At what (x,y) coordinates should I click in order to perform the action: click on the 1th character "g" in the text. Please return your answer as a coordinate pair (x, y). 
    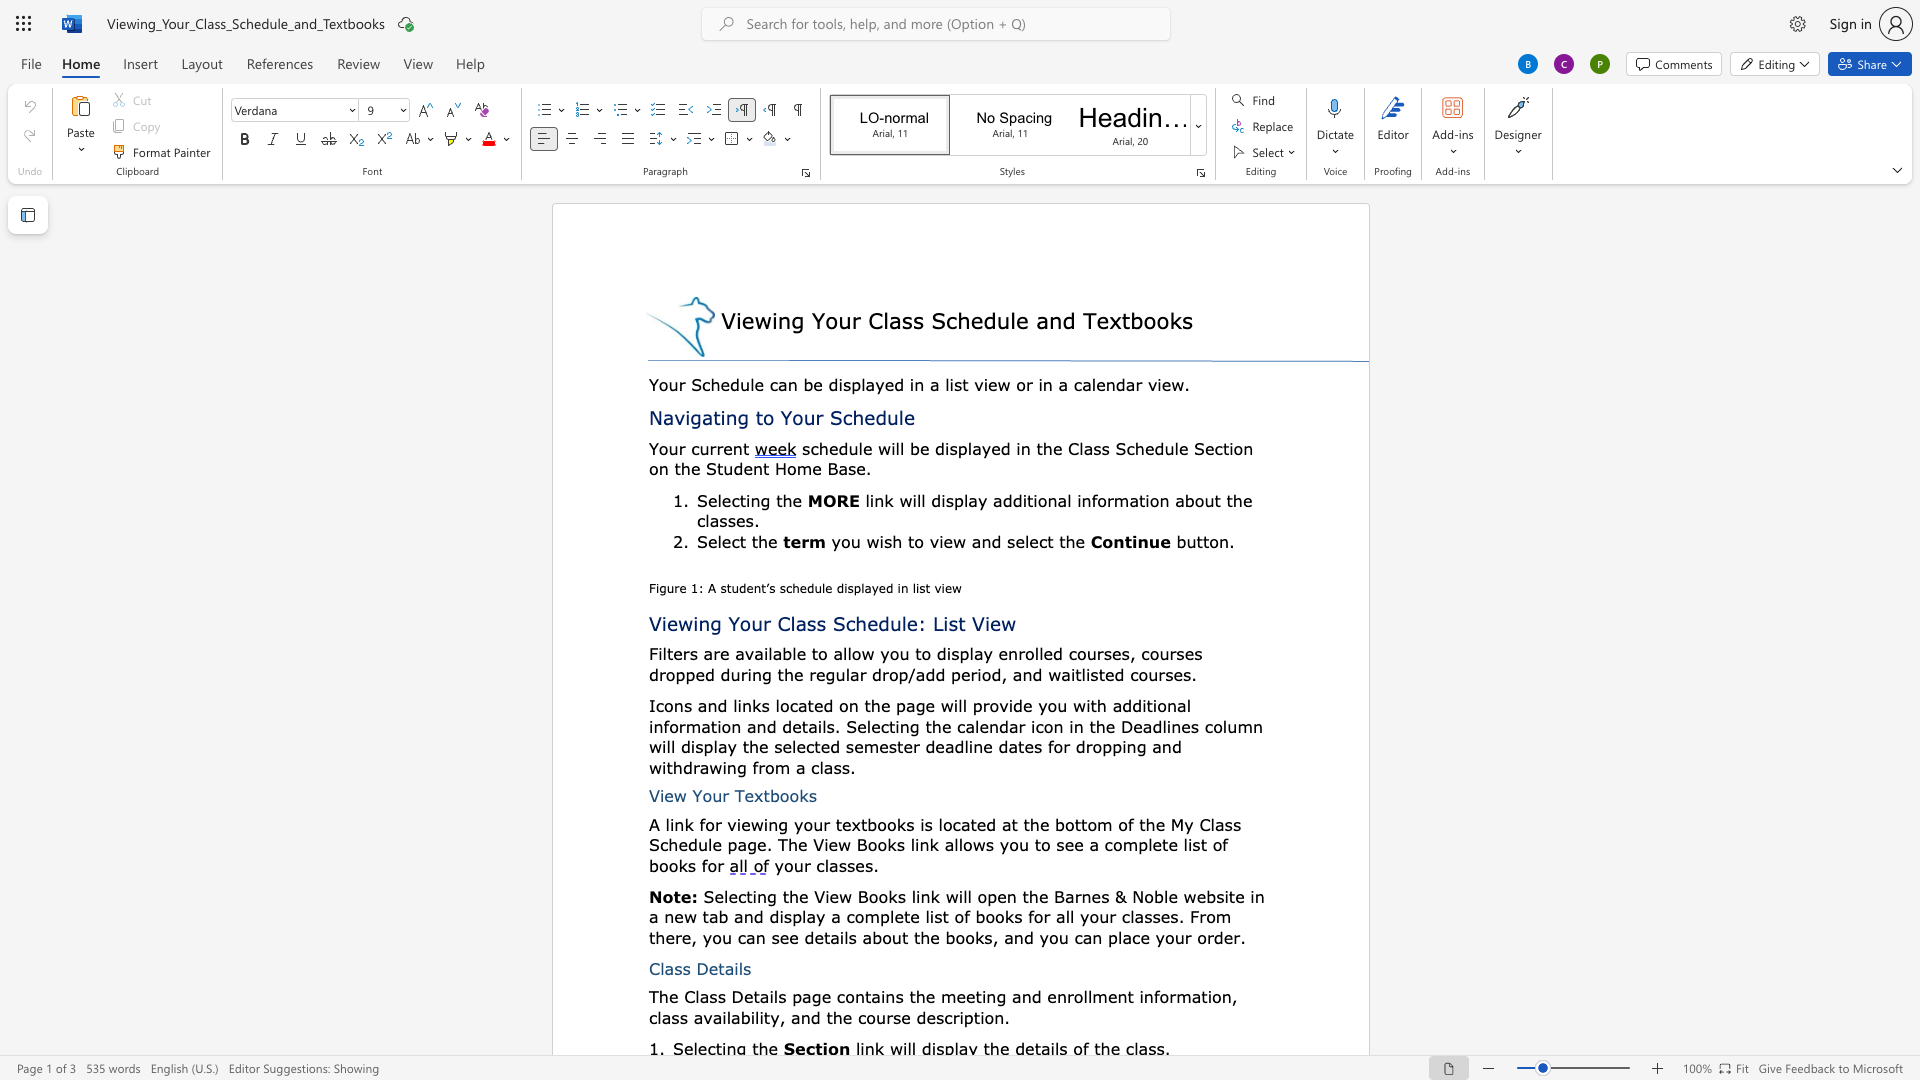
    Looking at the image, I should click on (919, 704).